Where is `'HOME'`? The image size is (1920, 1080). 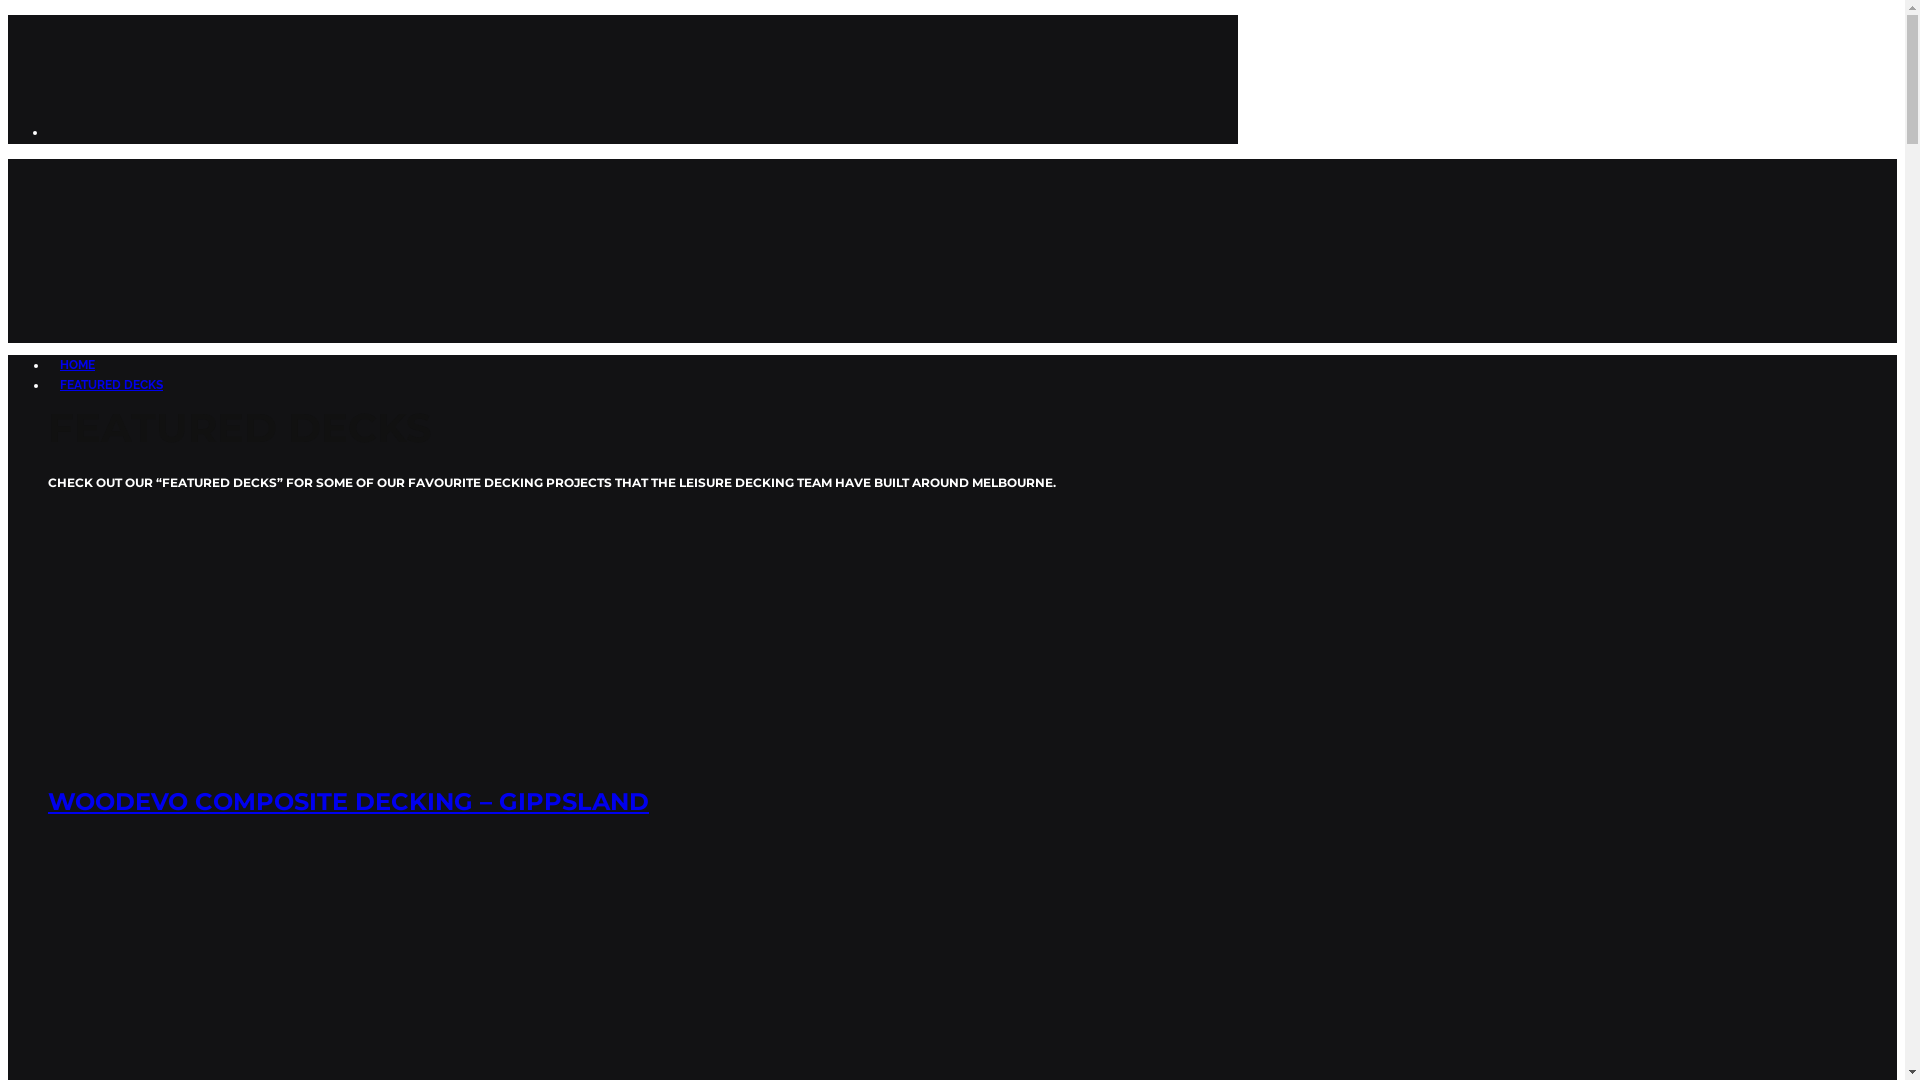 'HOME' is located at coordinates (77, 365).